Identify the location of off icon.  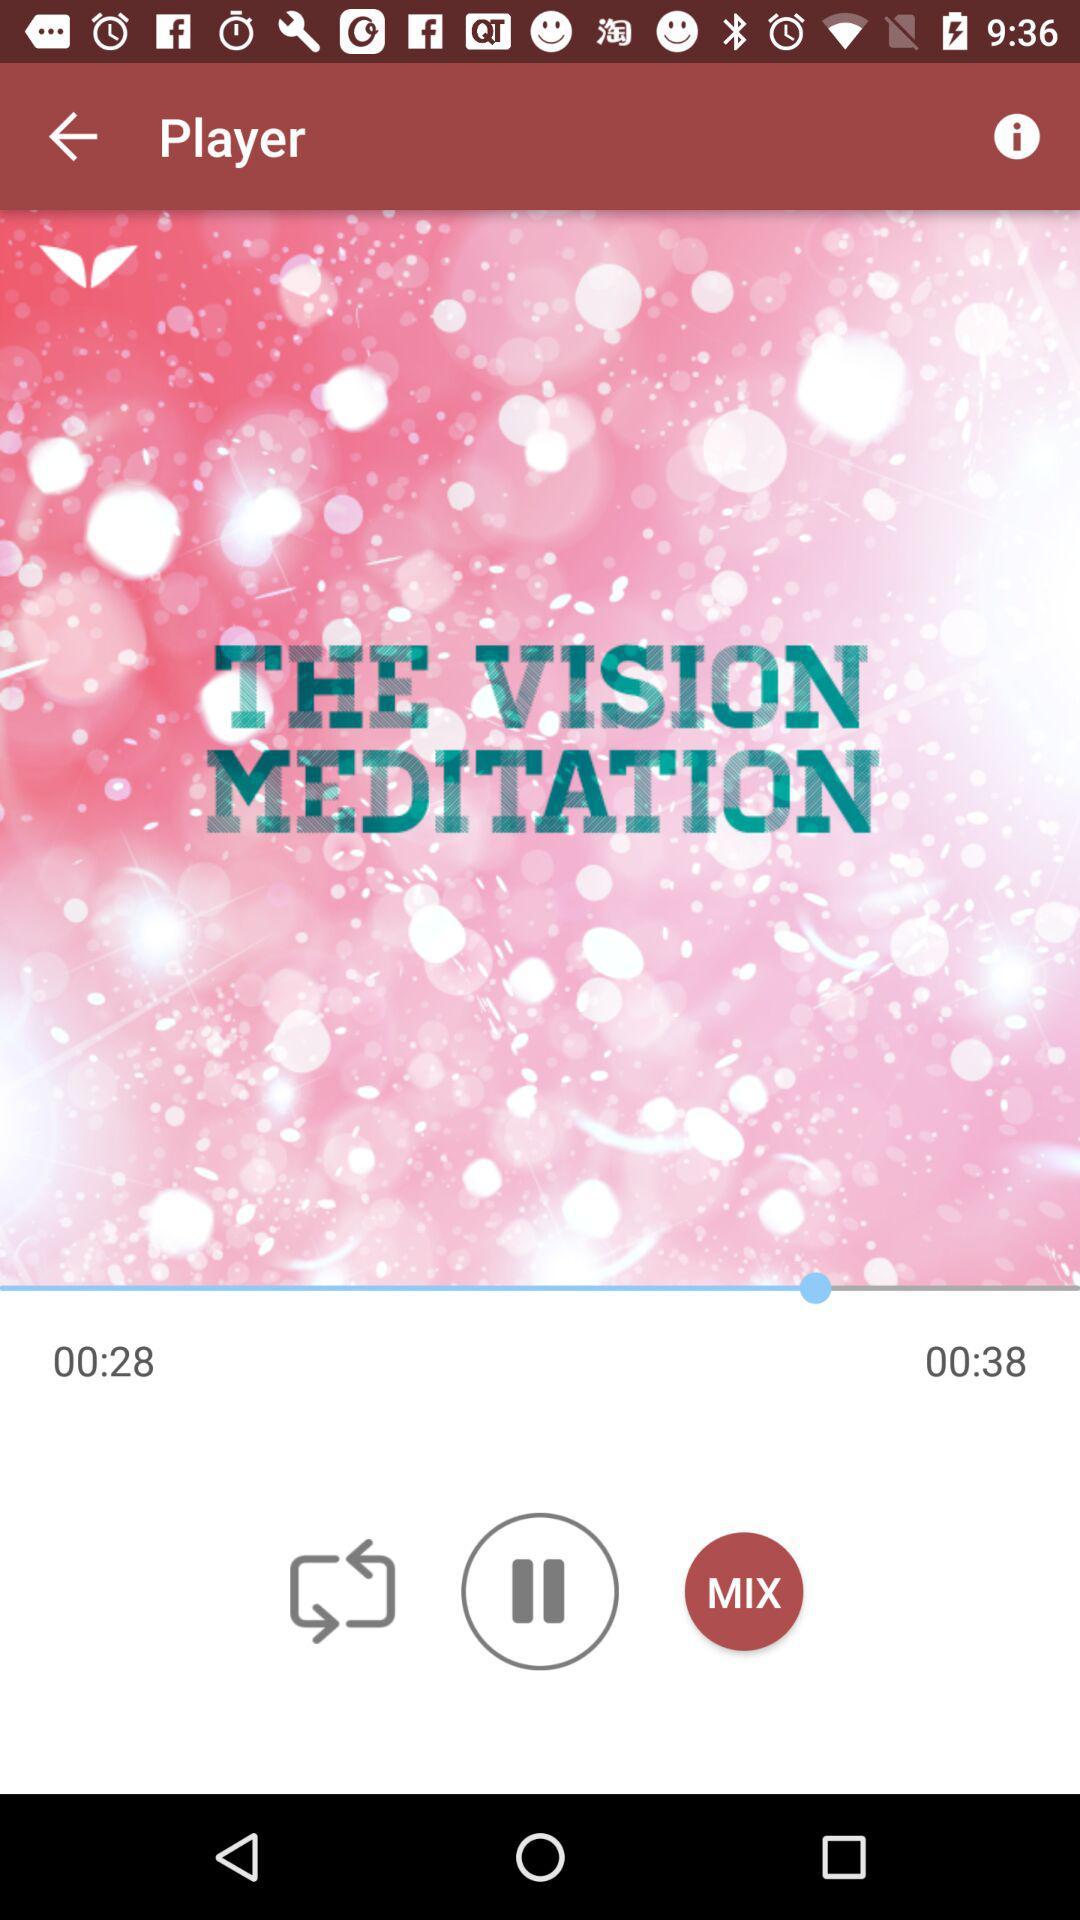
(341, 1590).